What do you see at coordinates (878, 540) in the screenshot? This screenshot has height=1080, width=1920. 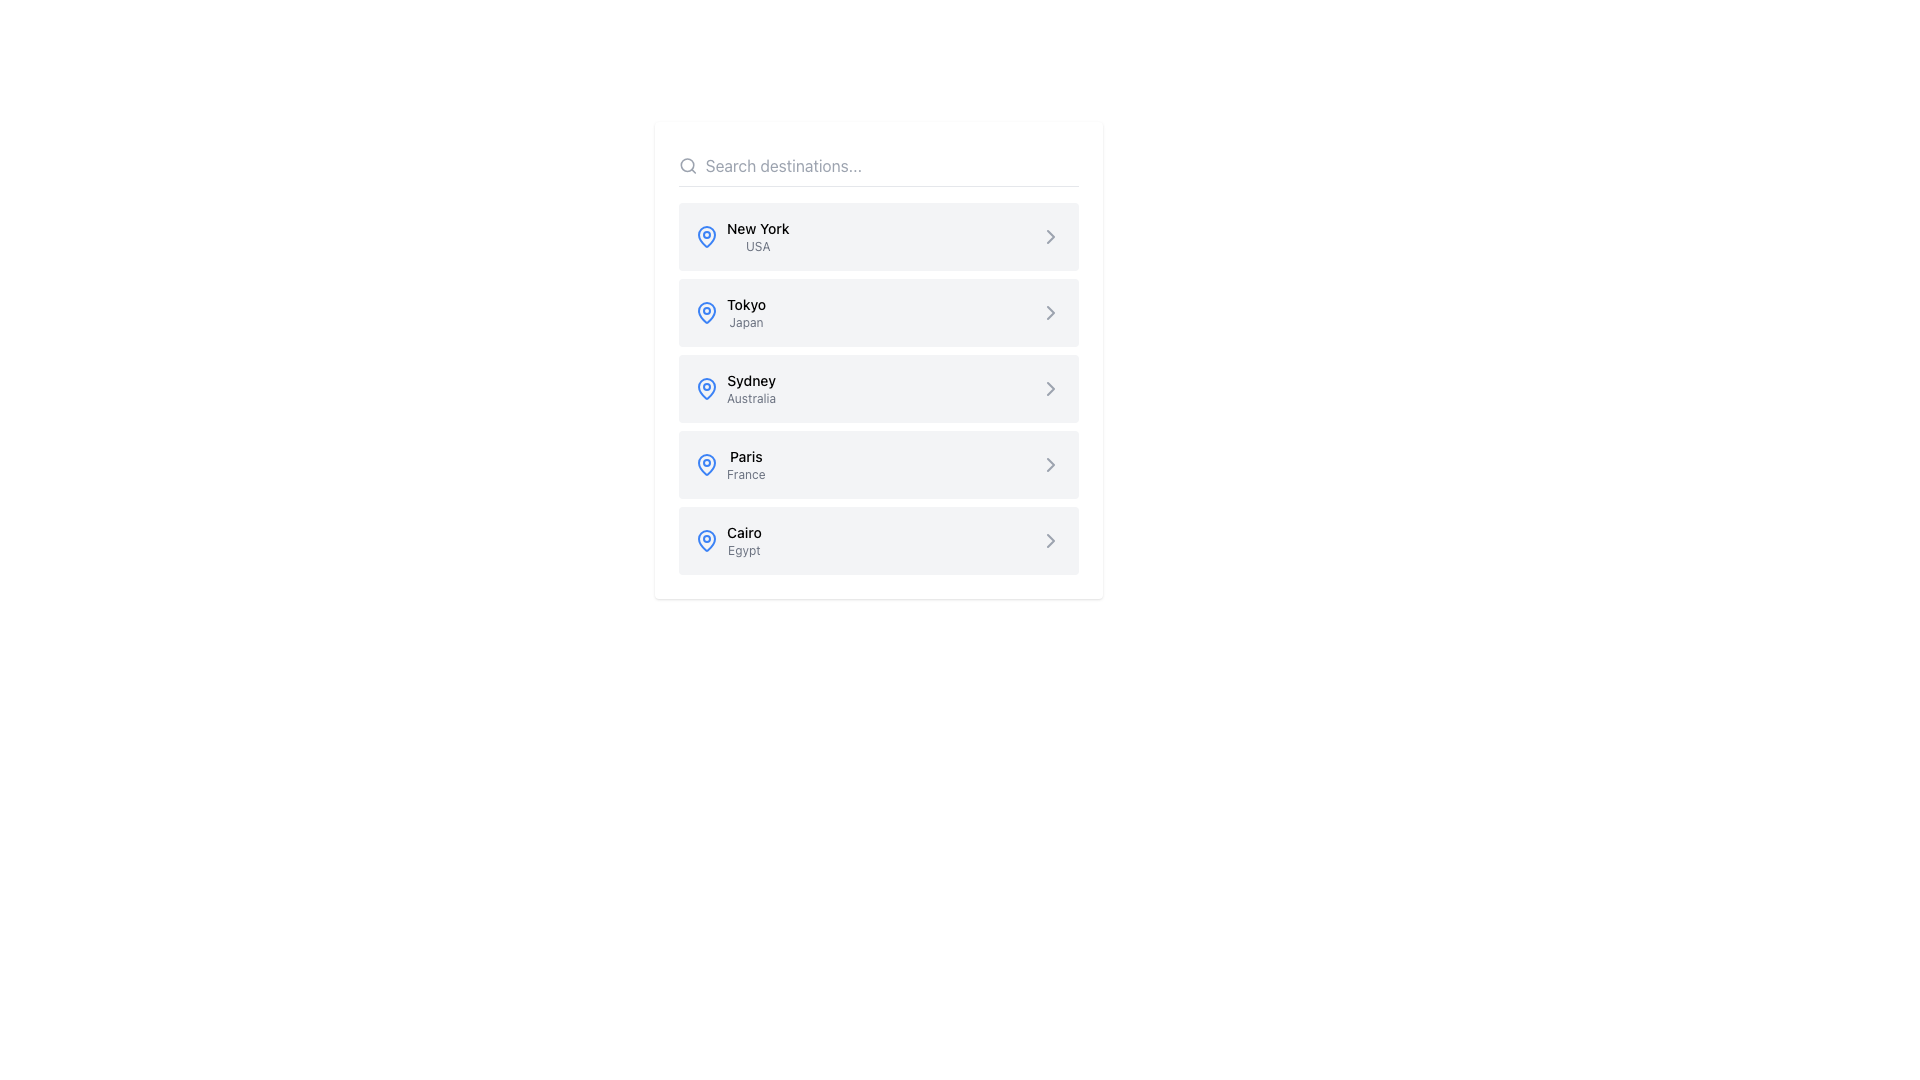 I see `the selectable list item for 'Cairo, Egypt'` at bounding box center [878, 540].